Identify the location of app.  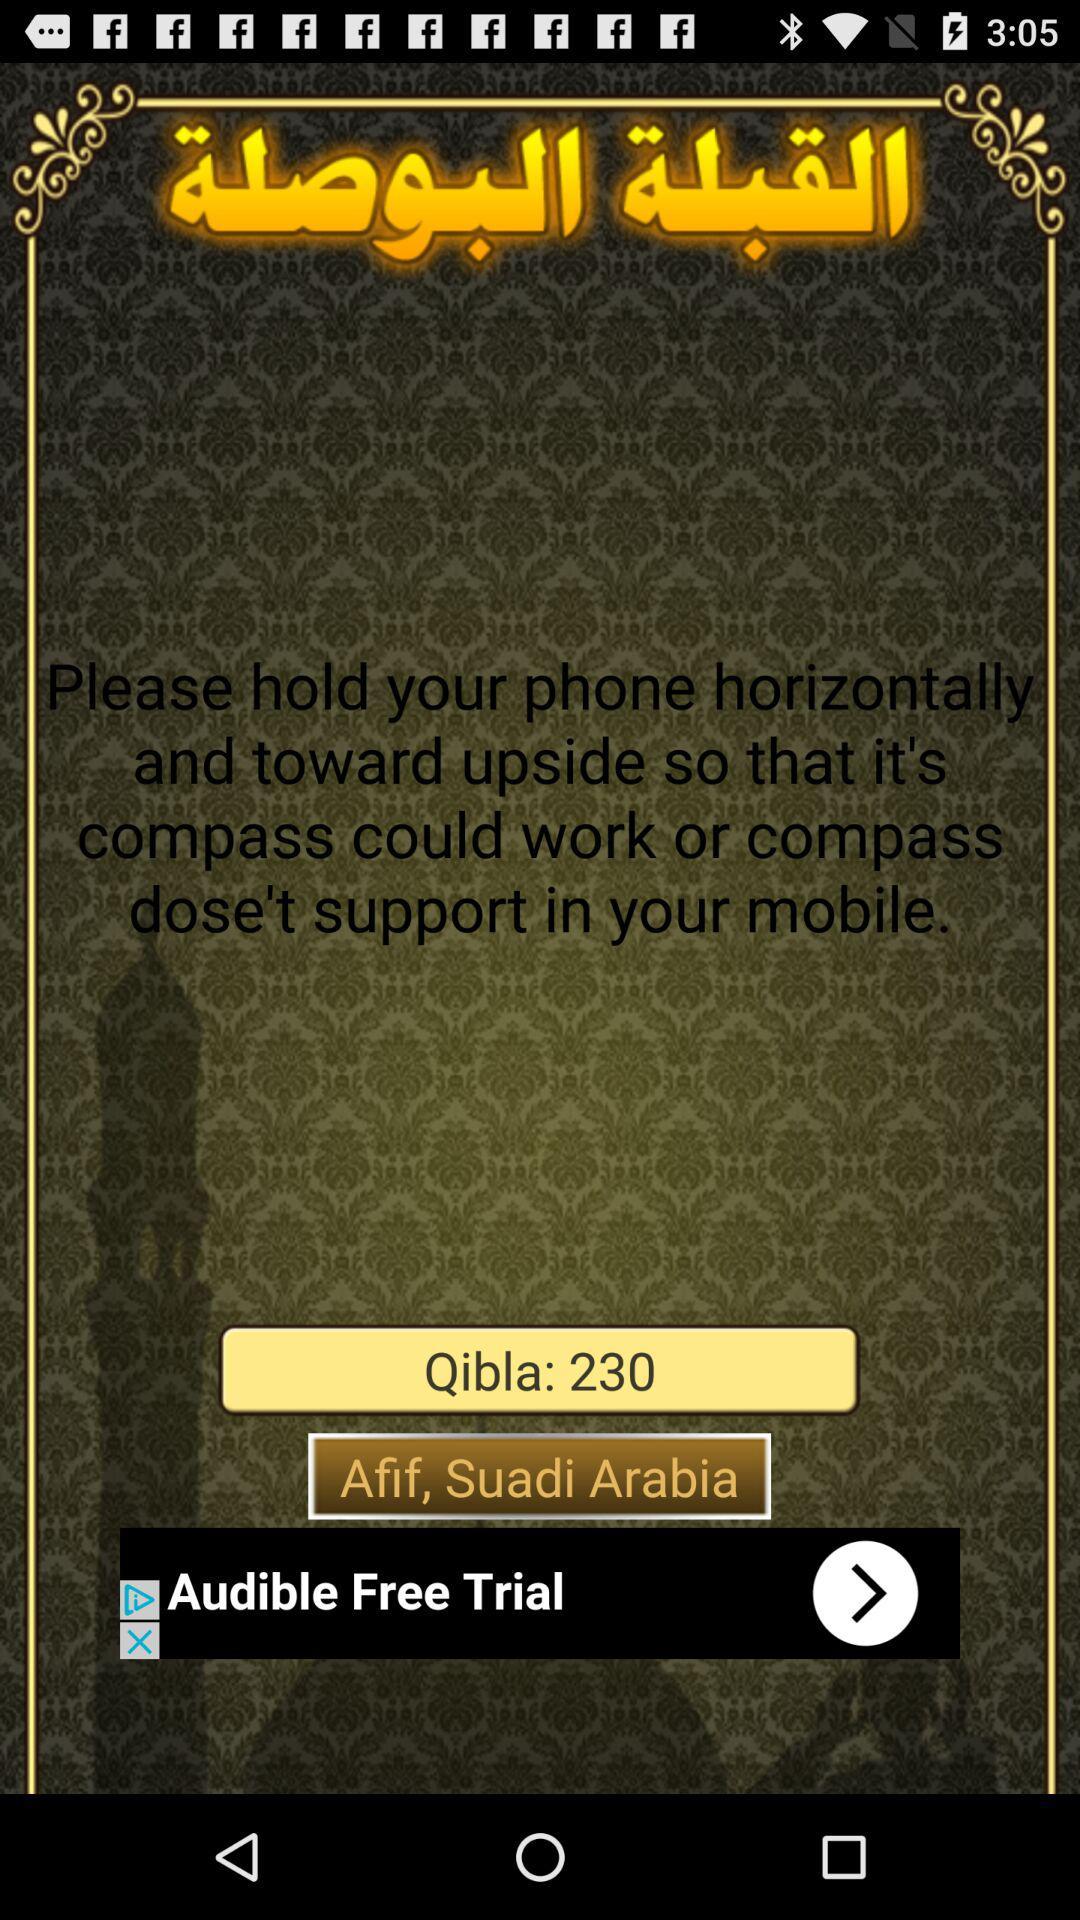
(540, 1592).